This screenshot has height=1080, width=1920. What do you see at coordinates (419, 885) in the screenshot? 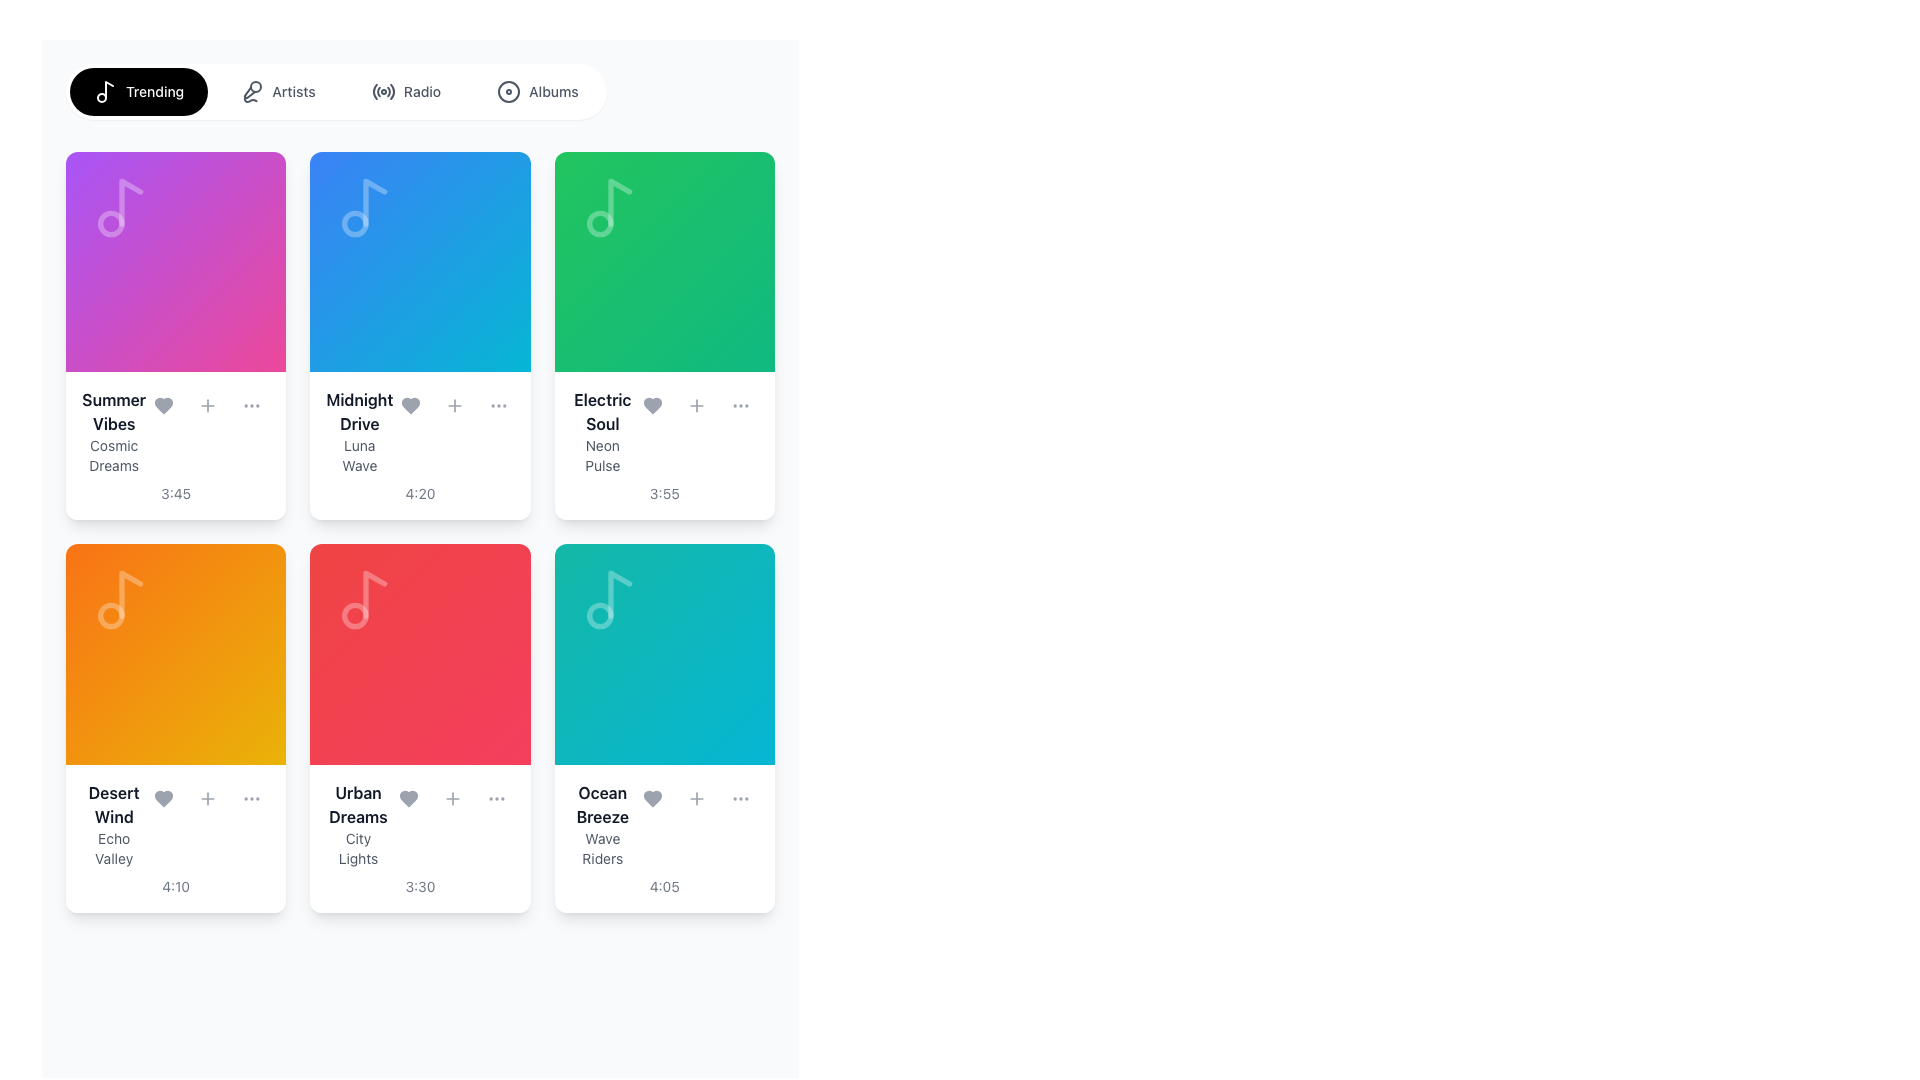
I see `duration text label located at the bottom of the 'Urban Dreams' and 'City Lights' card in the grid layout` at bounding box center [419, 885].